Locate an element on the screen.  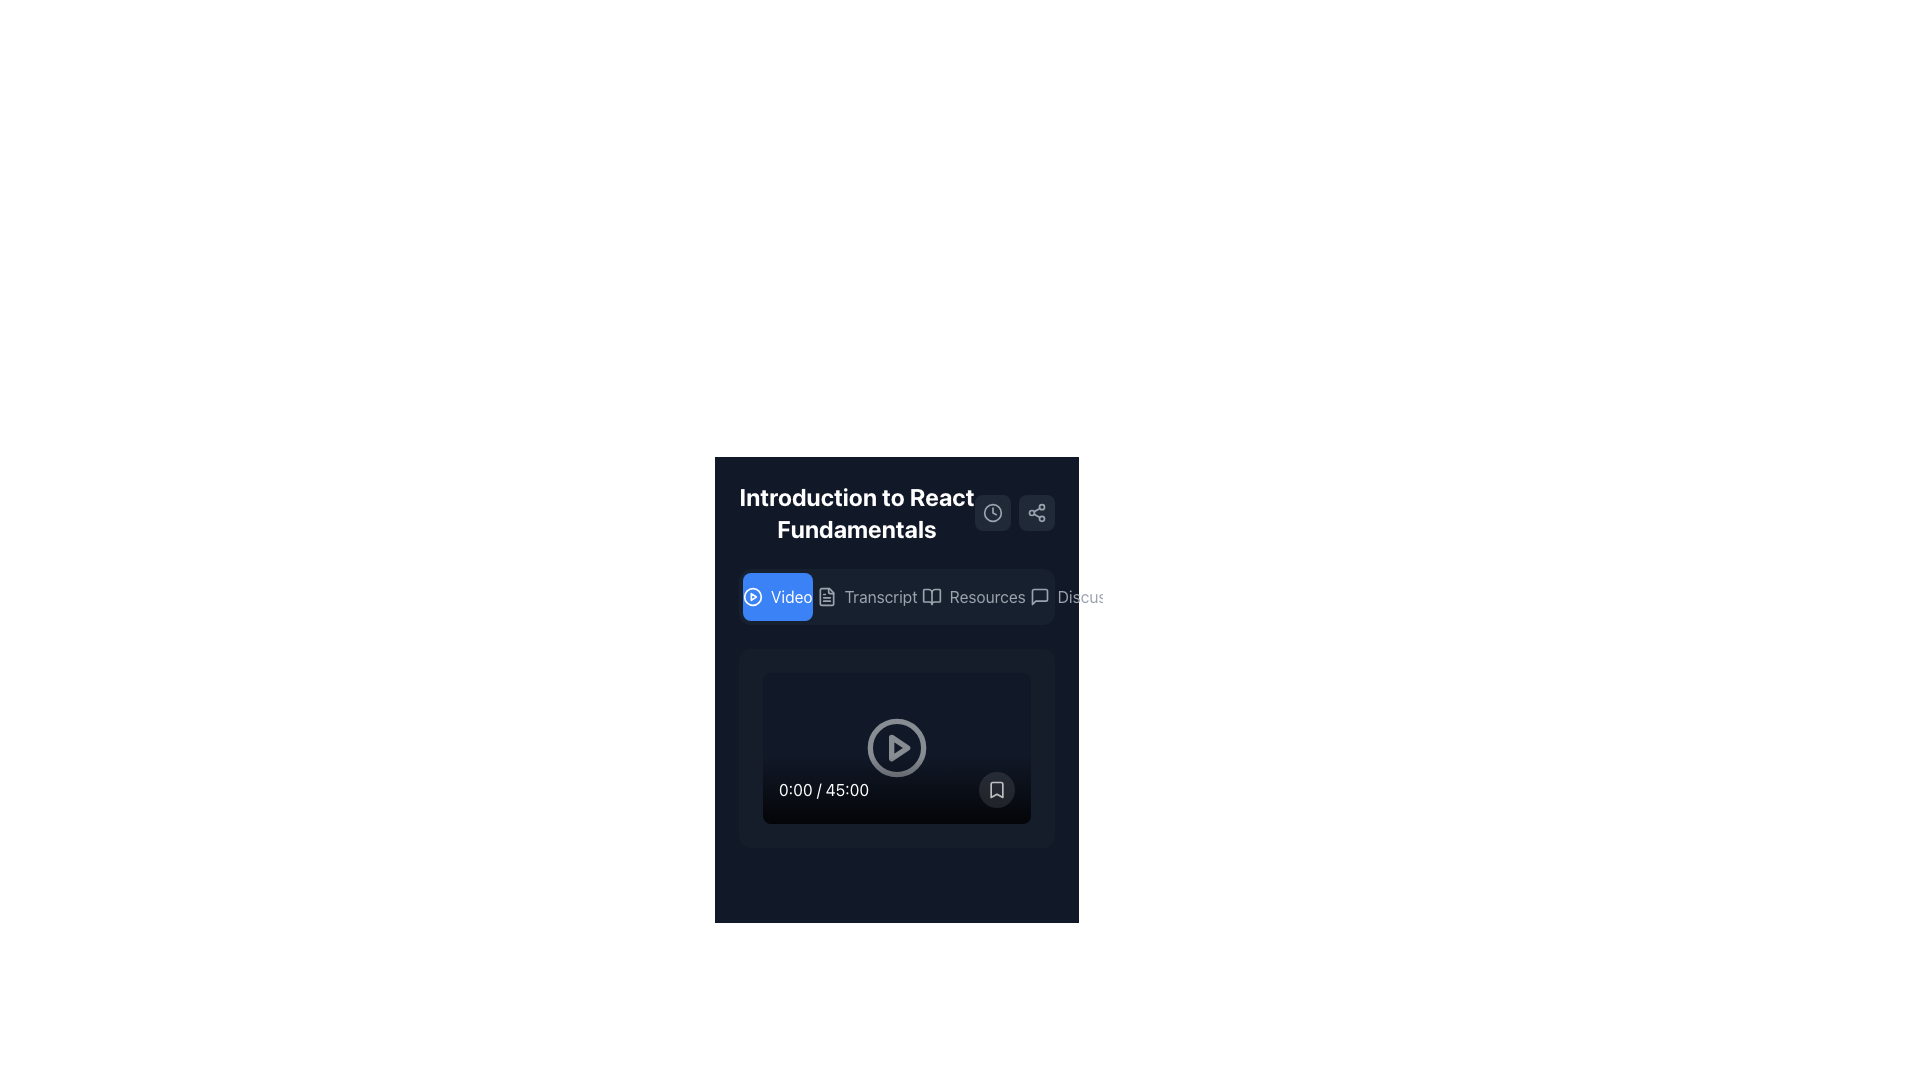
the navigation button located in the middle-right area of the toolbar group, which is the third option from the left, following 'Transcript' is located at coordinates (987, 596).